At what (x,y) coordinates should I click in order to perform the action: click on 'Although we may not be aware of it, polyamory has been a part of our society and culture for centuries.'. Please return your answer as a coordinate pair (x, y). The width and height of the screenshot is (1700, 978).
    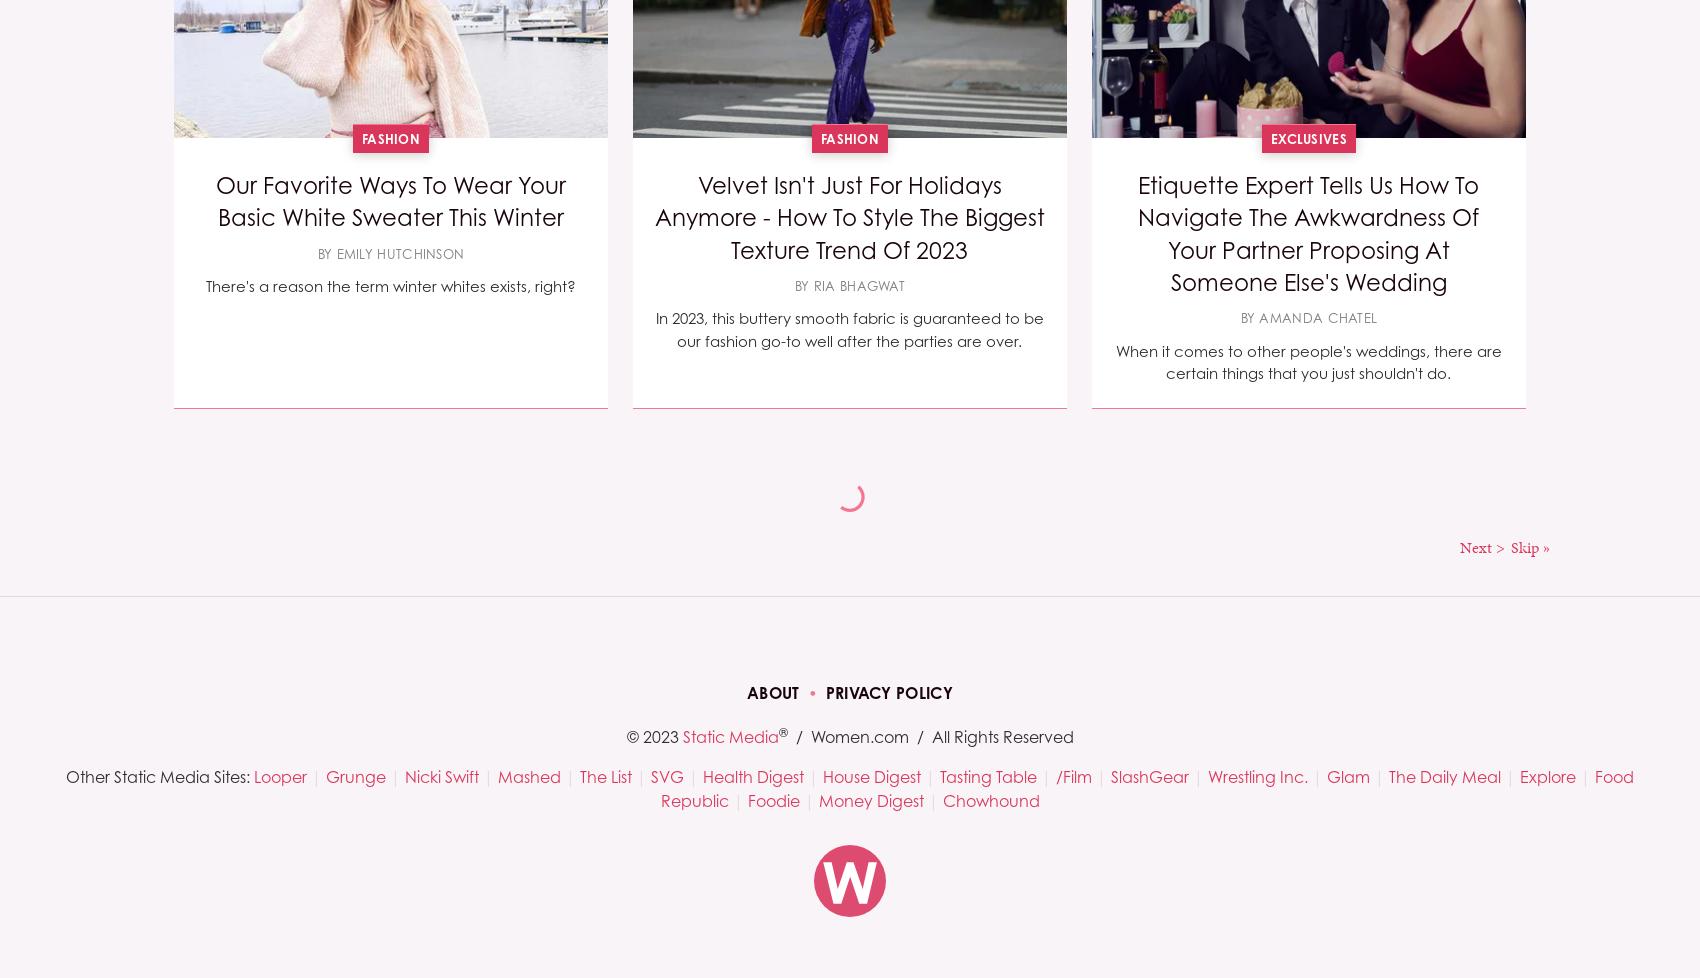
    Looking at the image, I should click on (389, 834).